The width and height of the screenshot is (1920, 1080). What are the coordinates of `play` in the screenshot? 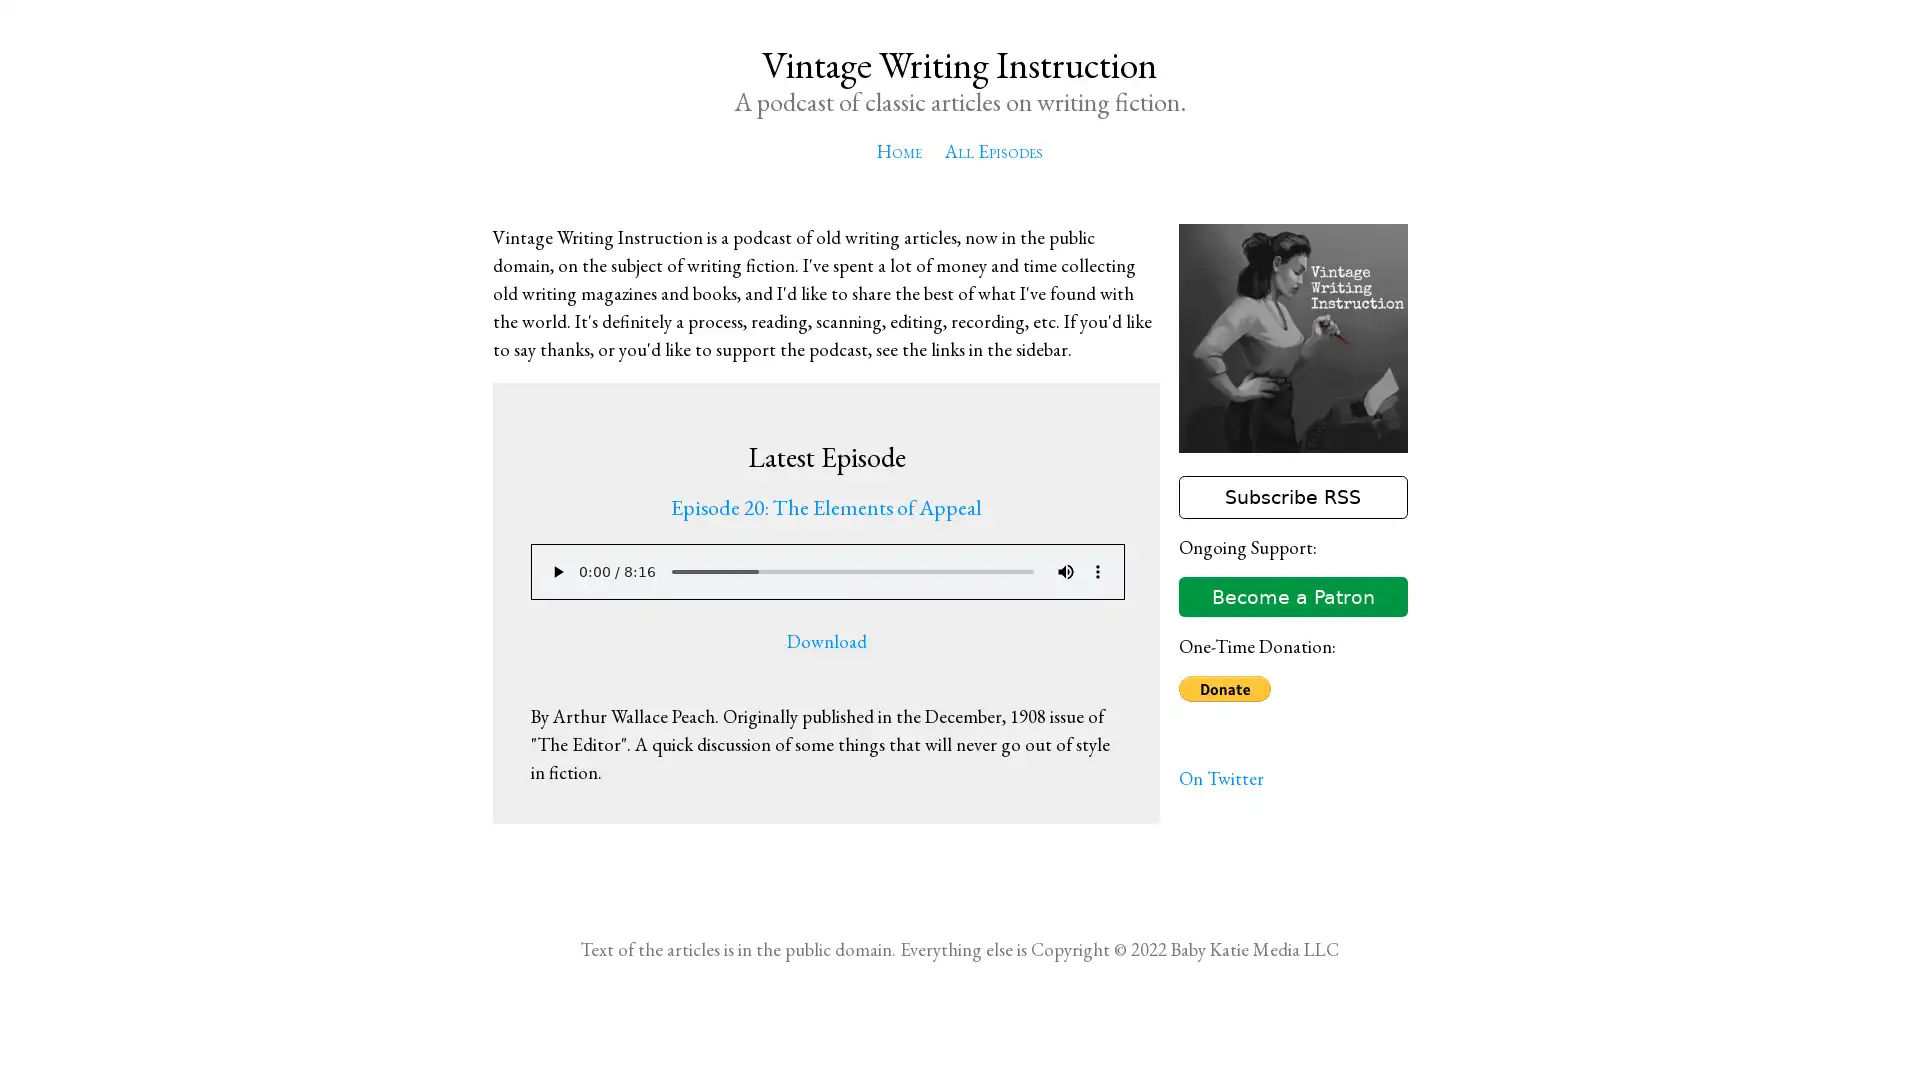 It's located at (556, 571).